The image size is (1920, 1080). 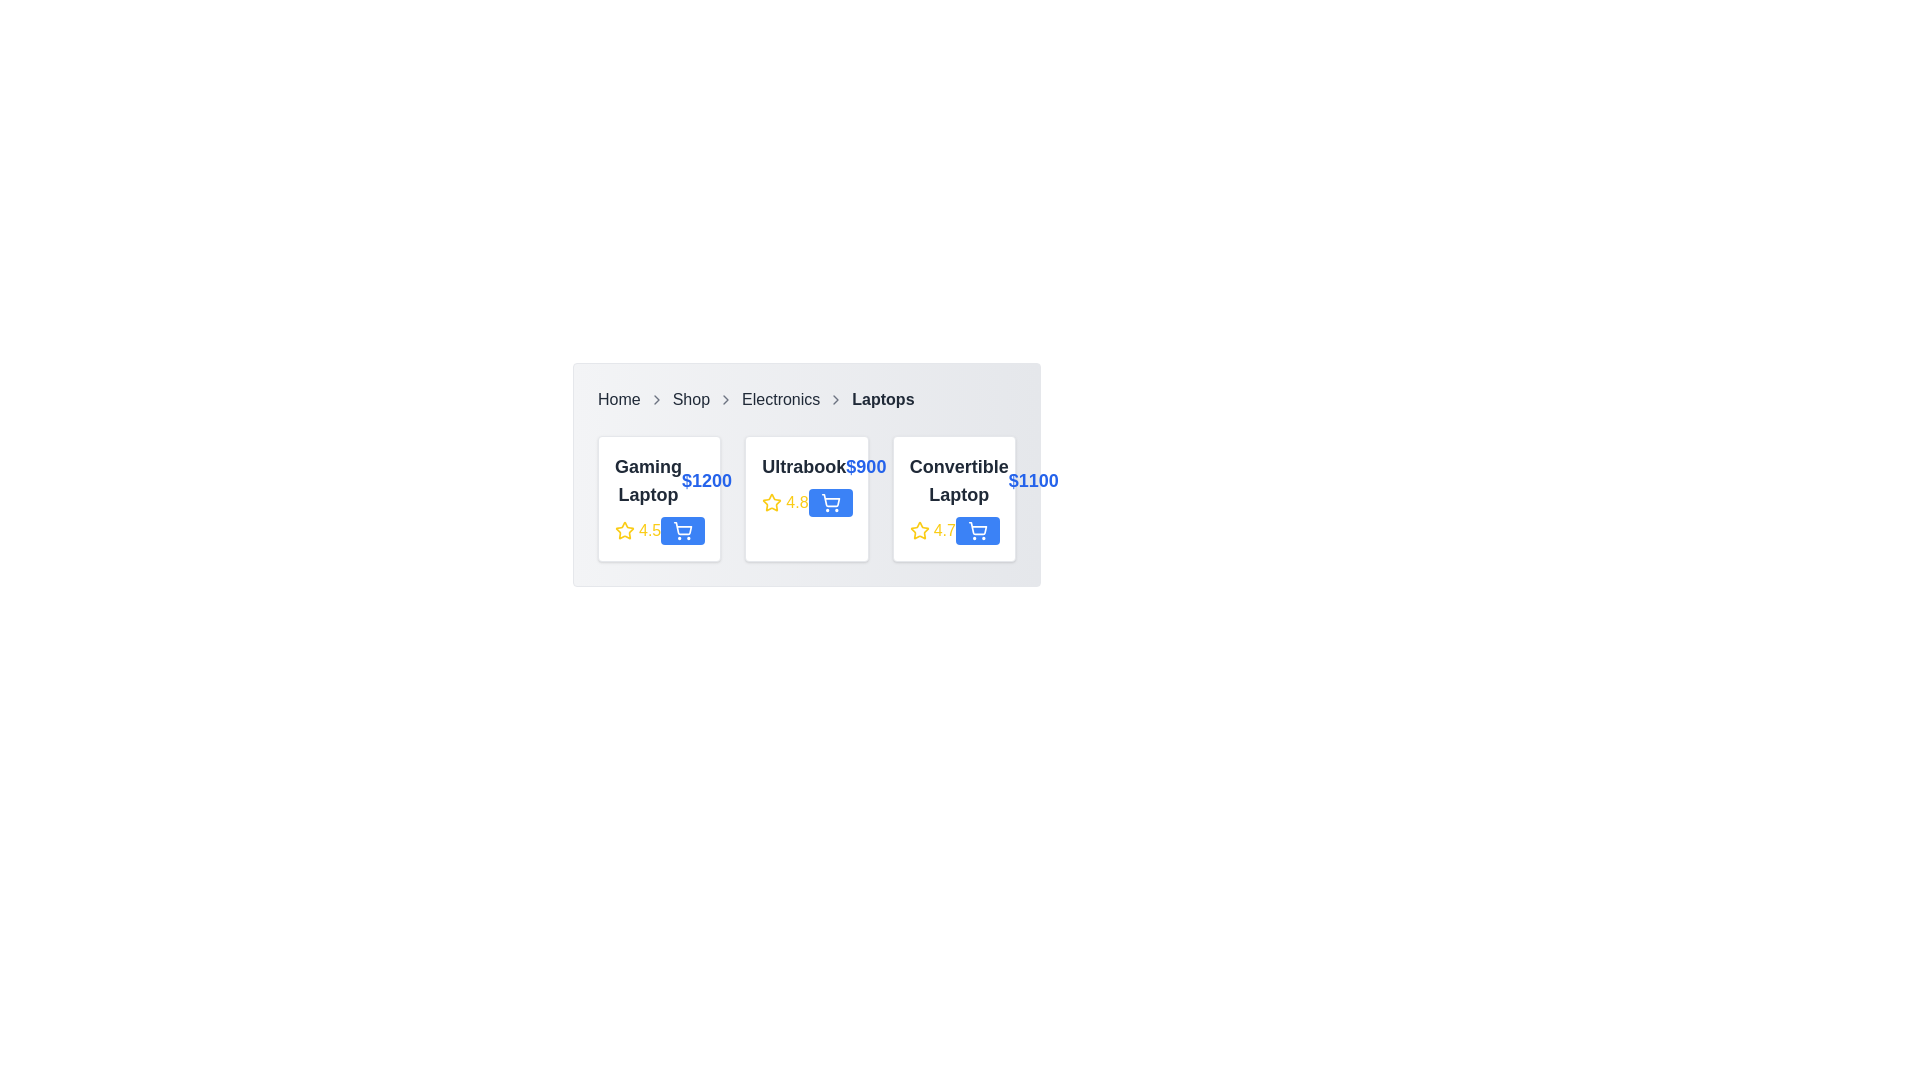 I want to click on related elements in the card containing the 'Gaming Laptop' title and price display, located in the upper-left section of the card, so click(x=659, y=481).